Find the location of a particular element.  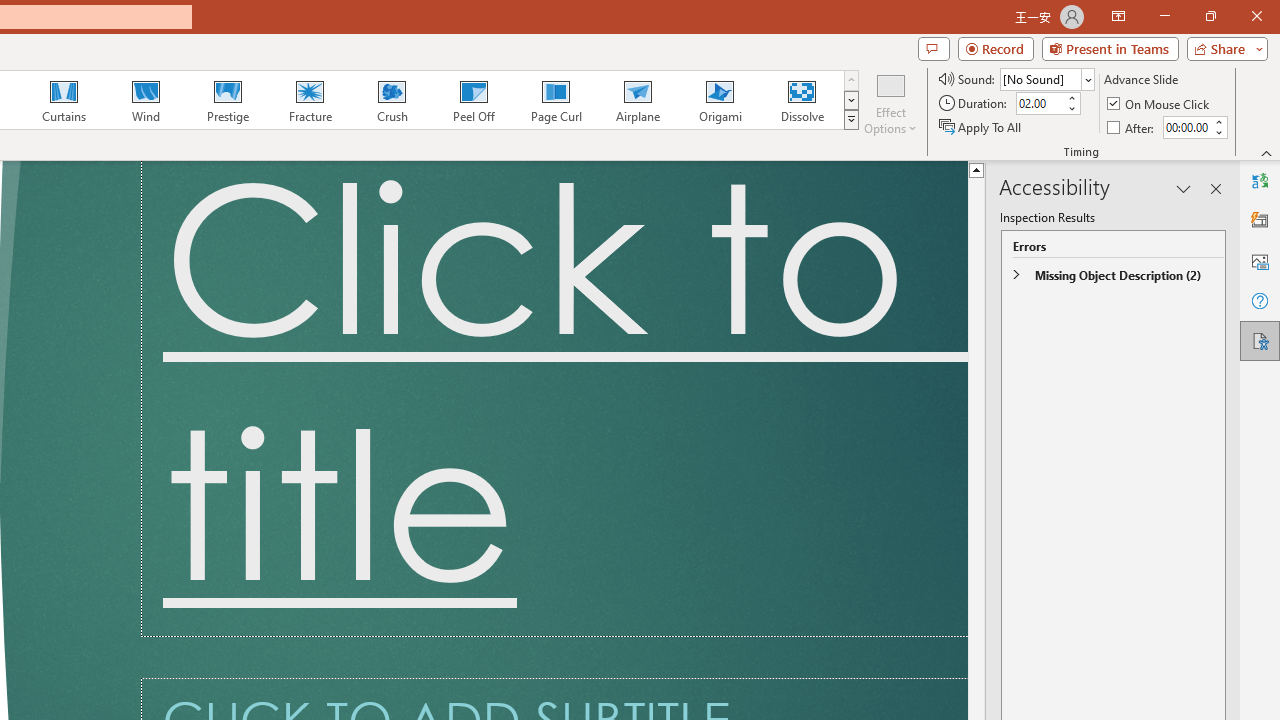

'Page Curl' is located at coordinates (555, 100).